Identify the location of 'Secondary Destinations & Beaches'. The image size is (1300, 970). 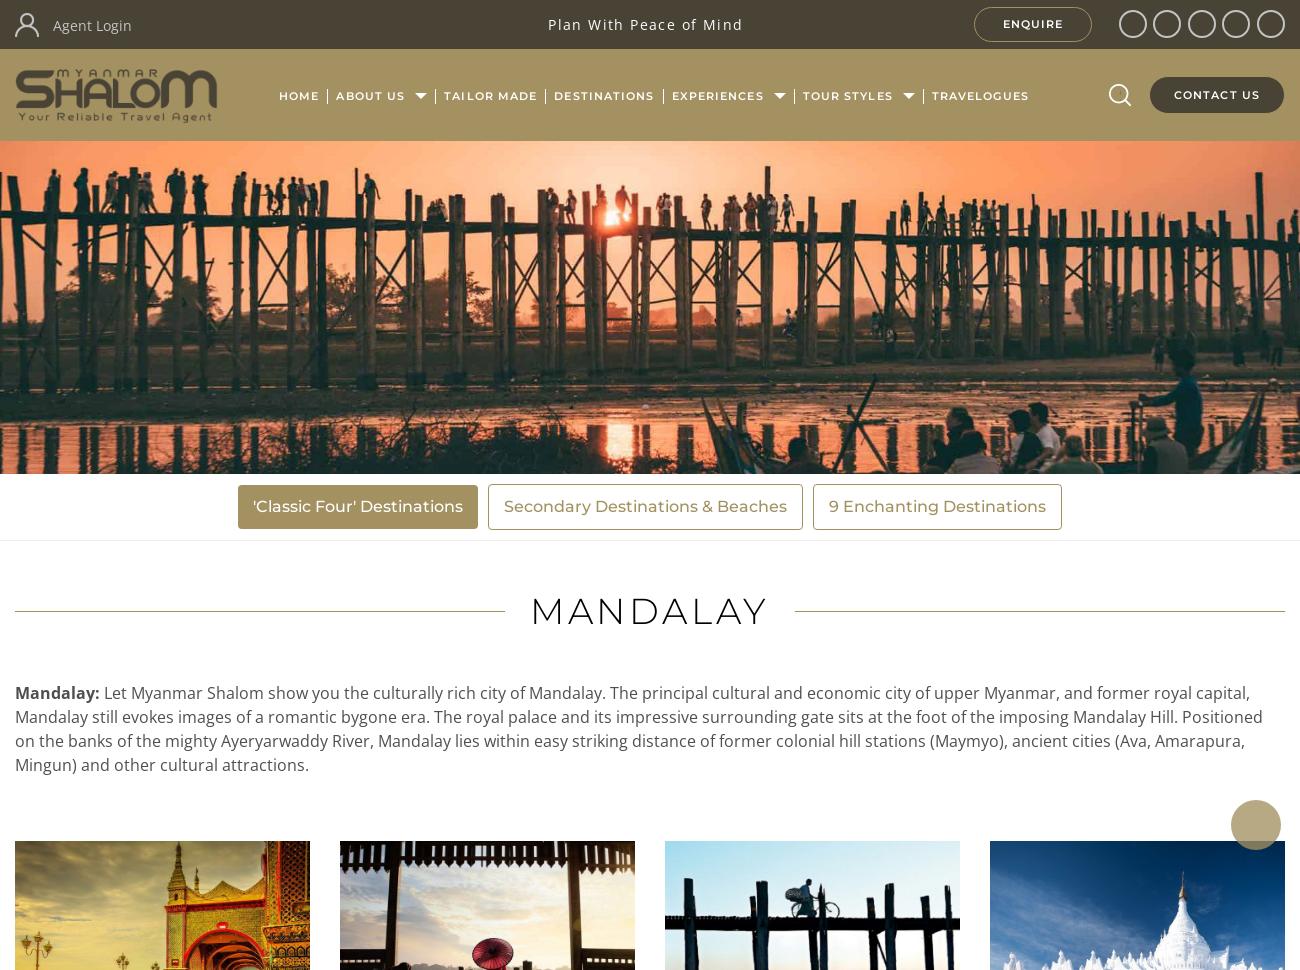
(645, 506).